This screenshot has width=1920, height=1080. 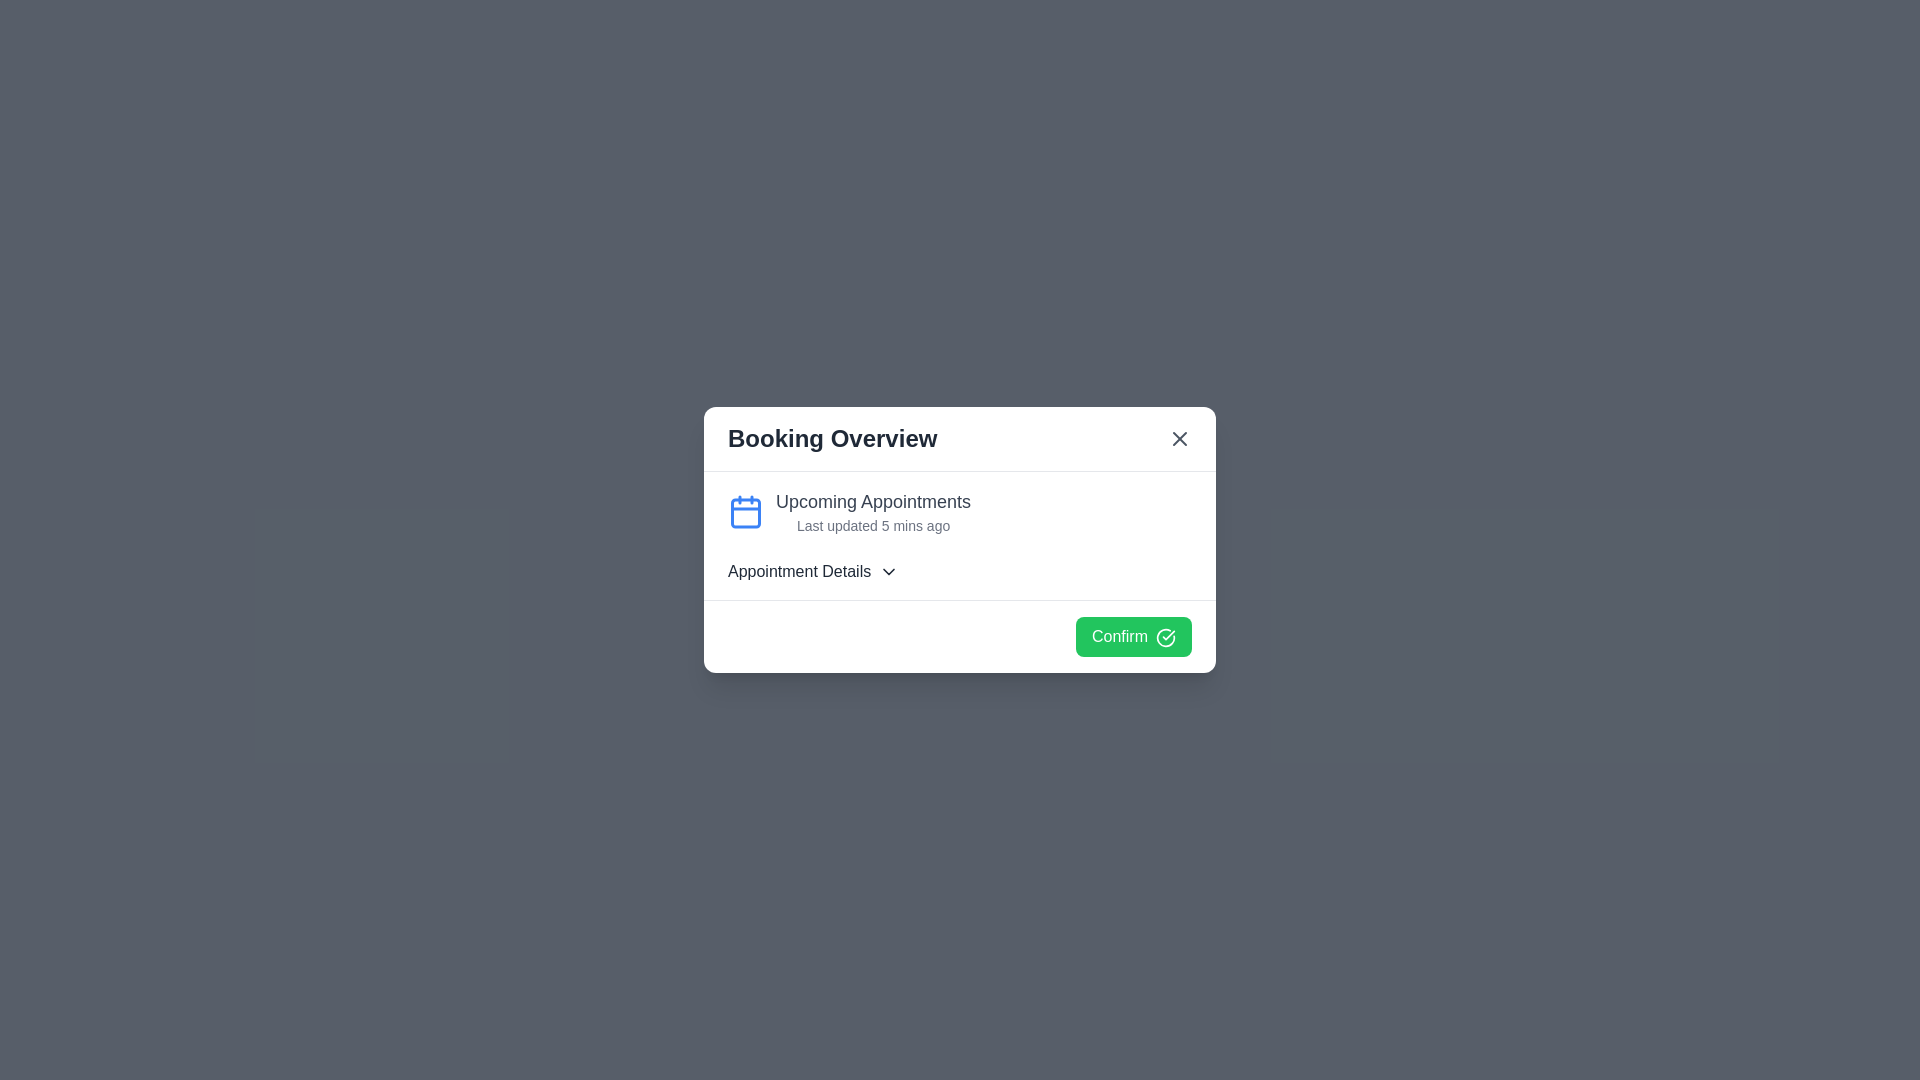 What do you see at coordinates (888, 571) in the screenshot?
I see `the chevron-shaped dropdown toggle icon located to the right of the 'Appointment Details' text` at bounding box center [888, 571].